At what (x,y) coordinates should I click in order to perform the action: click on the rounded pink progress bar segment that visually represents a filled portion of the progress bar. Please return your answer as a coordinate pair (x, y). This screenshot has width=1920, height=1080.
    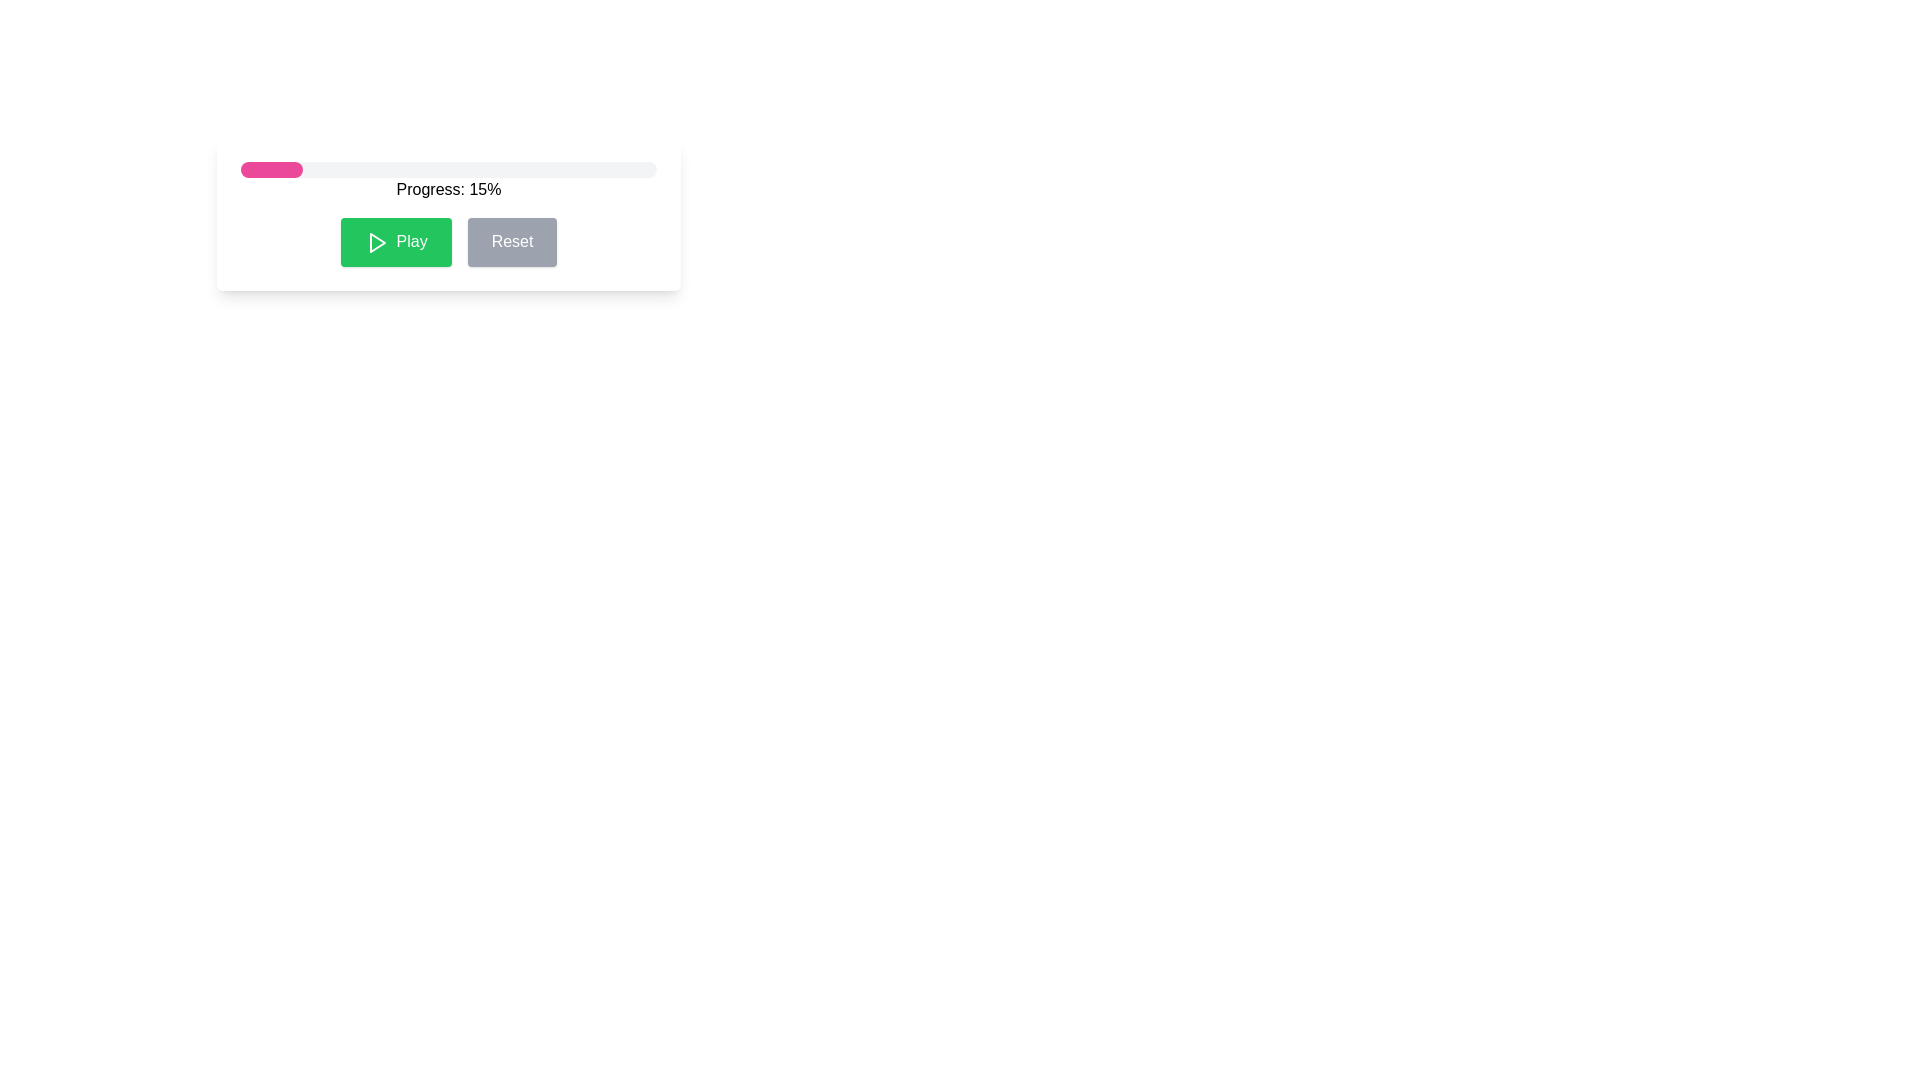
    Looking at the image, I should click on (271, 168).